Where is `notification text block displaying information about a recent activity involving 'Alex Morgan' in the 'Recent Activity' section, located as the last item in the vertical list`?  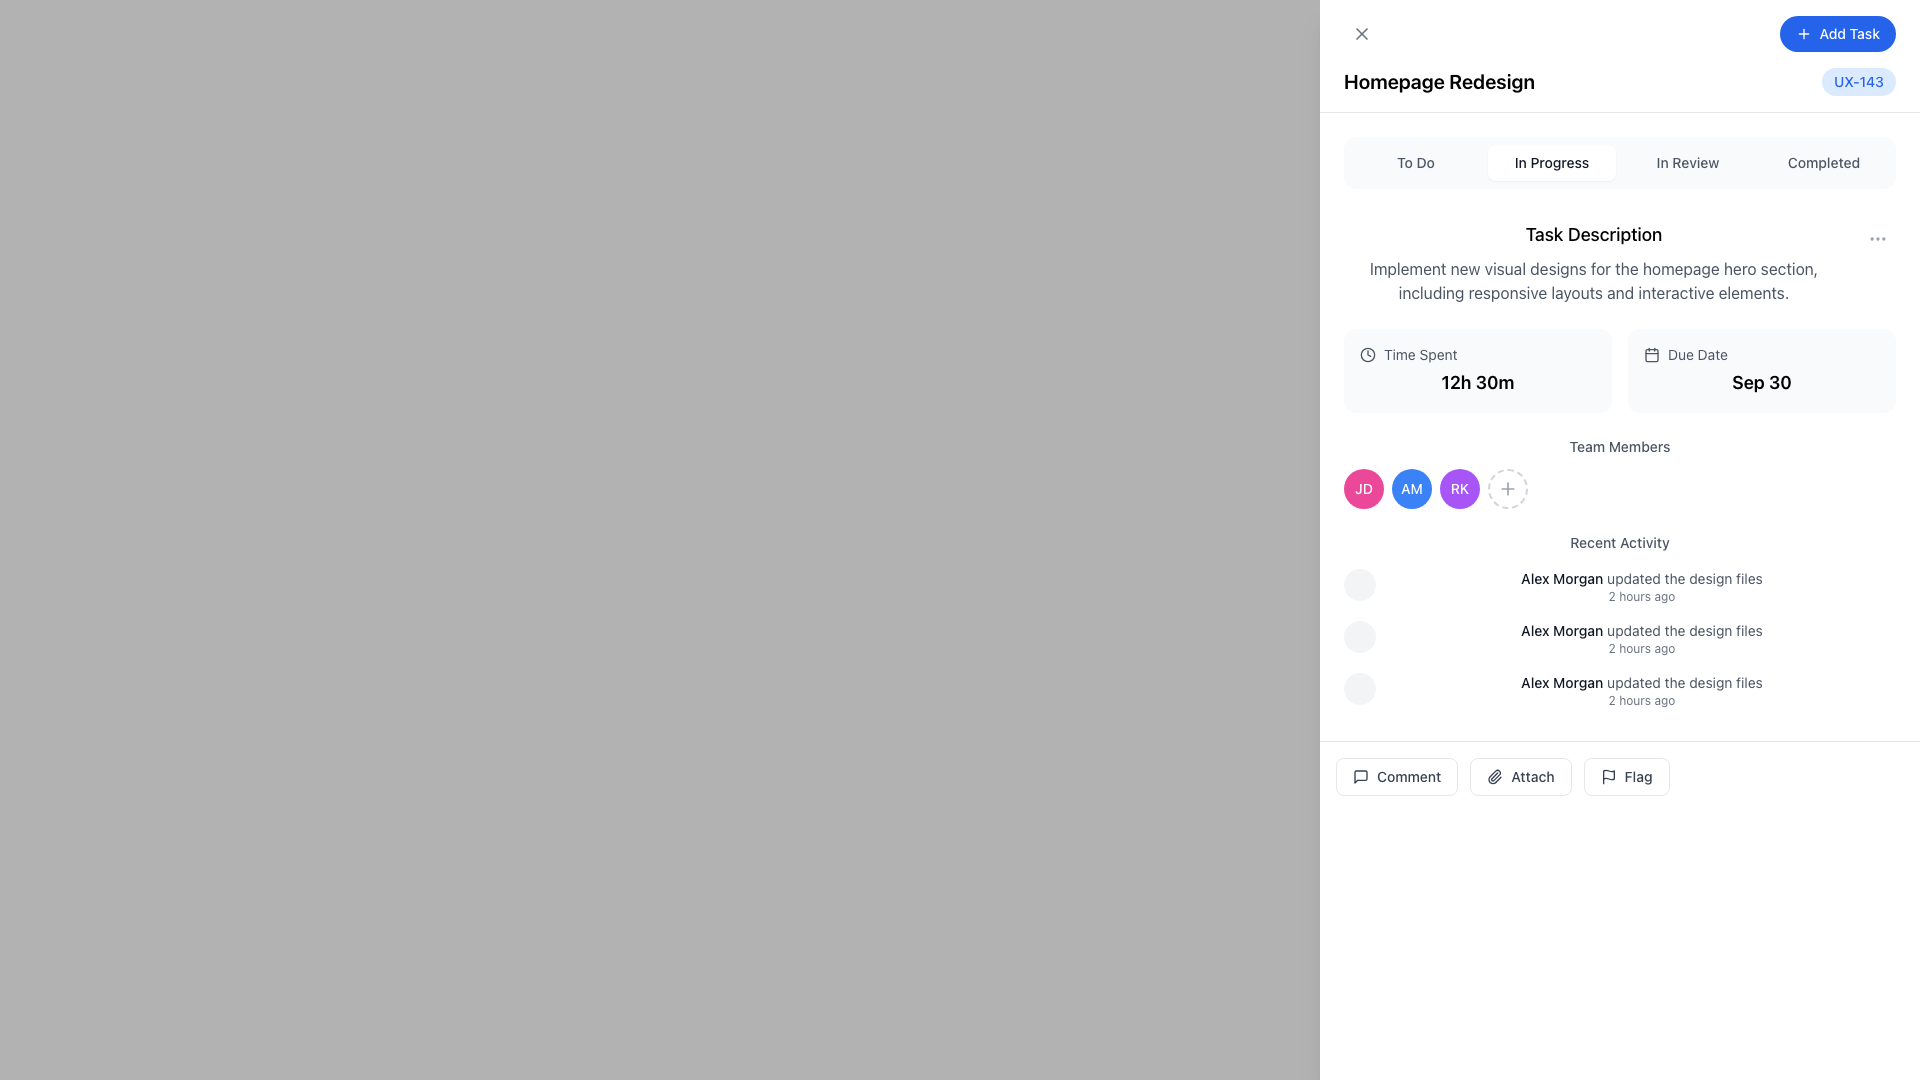
notification text block displaying information about a recent activity involving 'Alex Morgan' in the 'Recent Activity' section, located as the last item in the vertical list is located at coordinates (1641, 689).